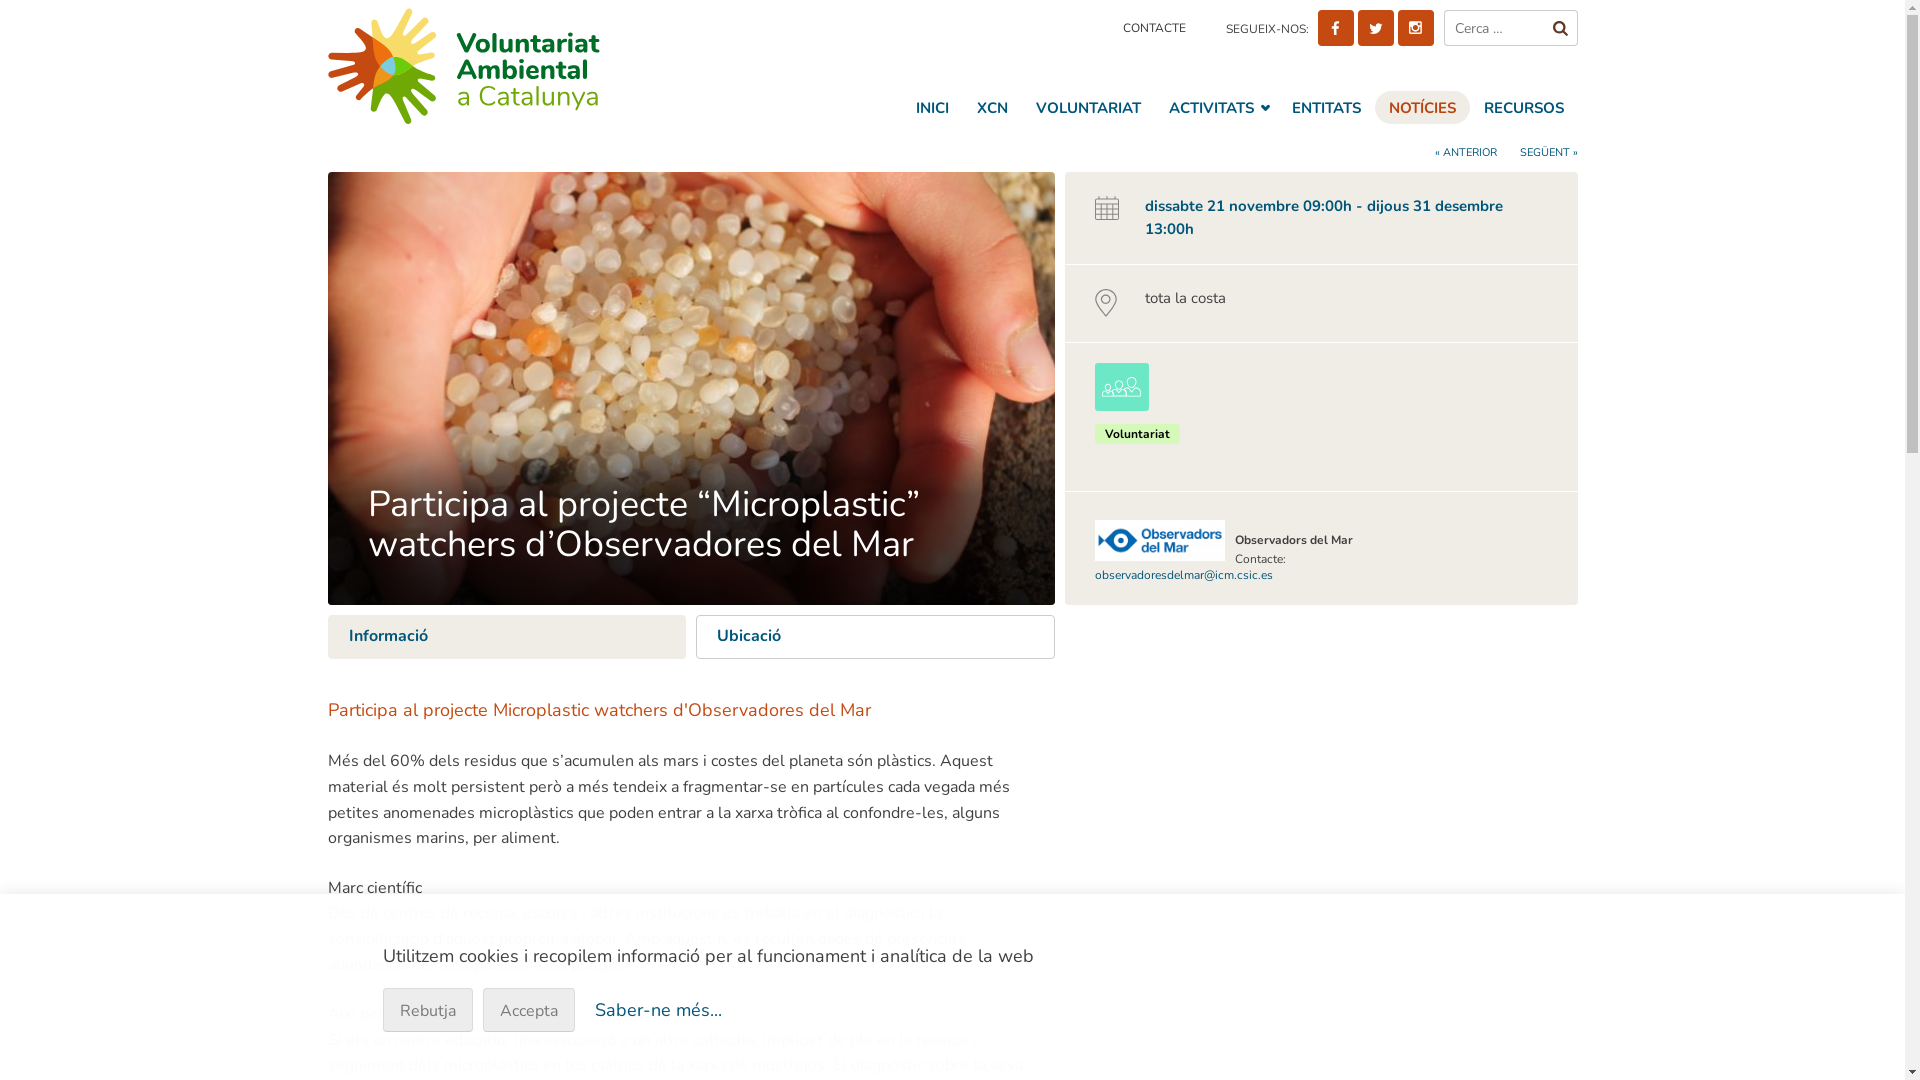 This screenshot has height=1080, width=1920. I want to click on 'observadoresdelmar@icm.csic.es', so click(1184, 574).